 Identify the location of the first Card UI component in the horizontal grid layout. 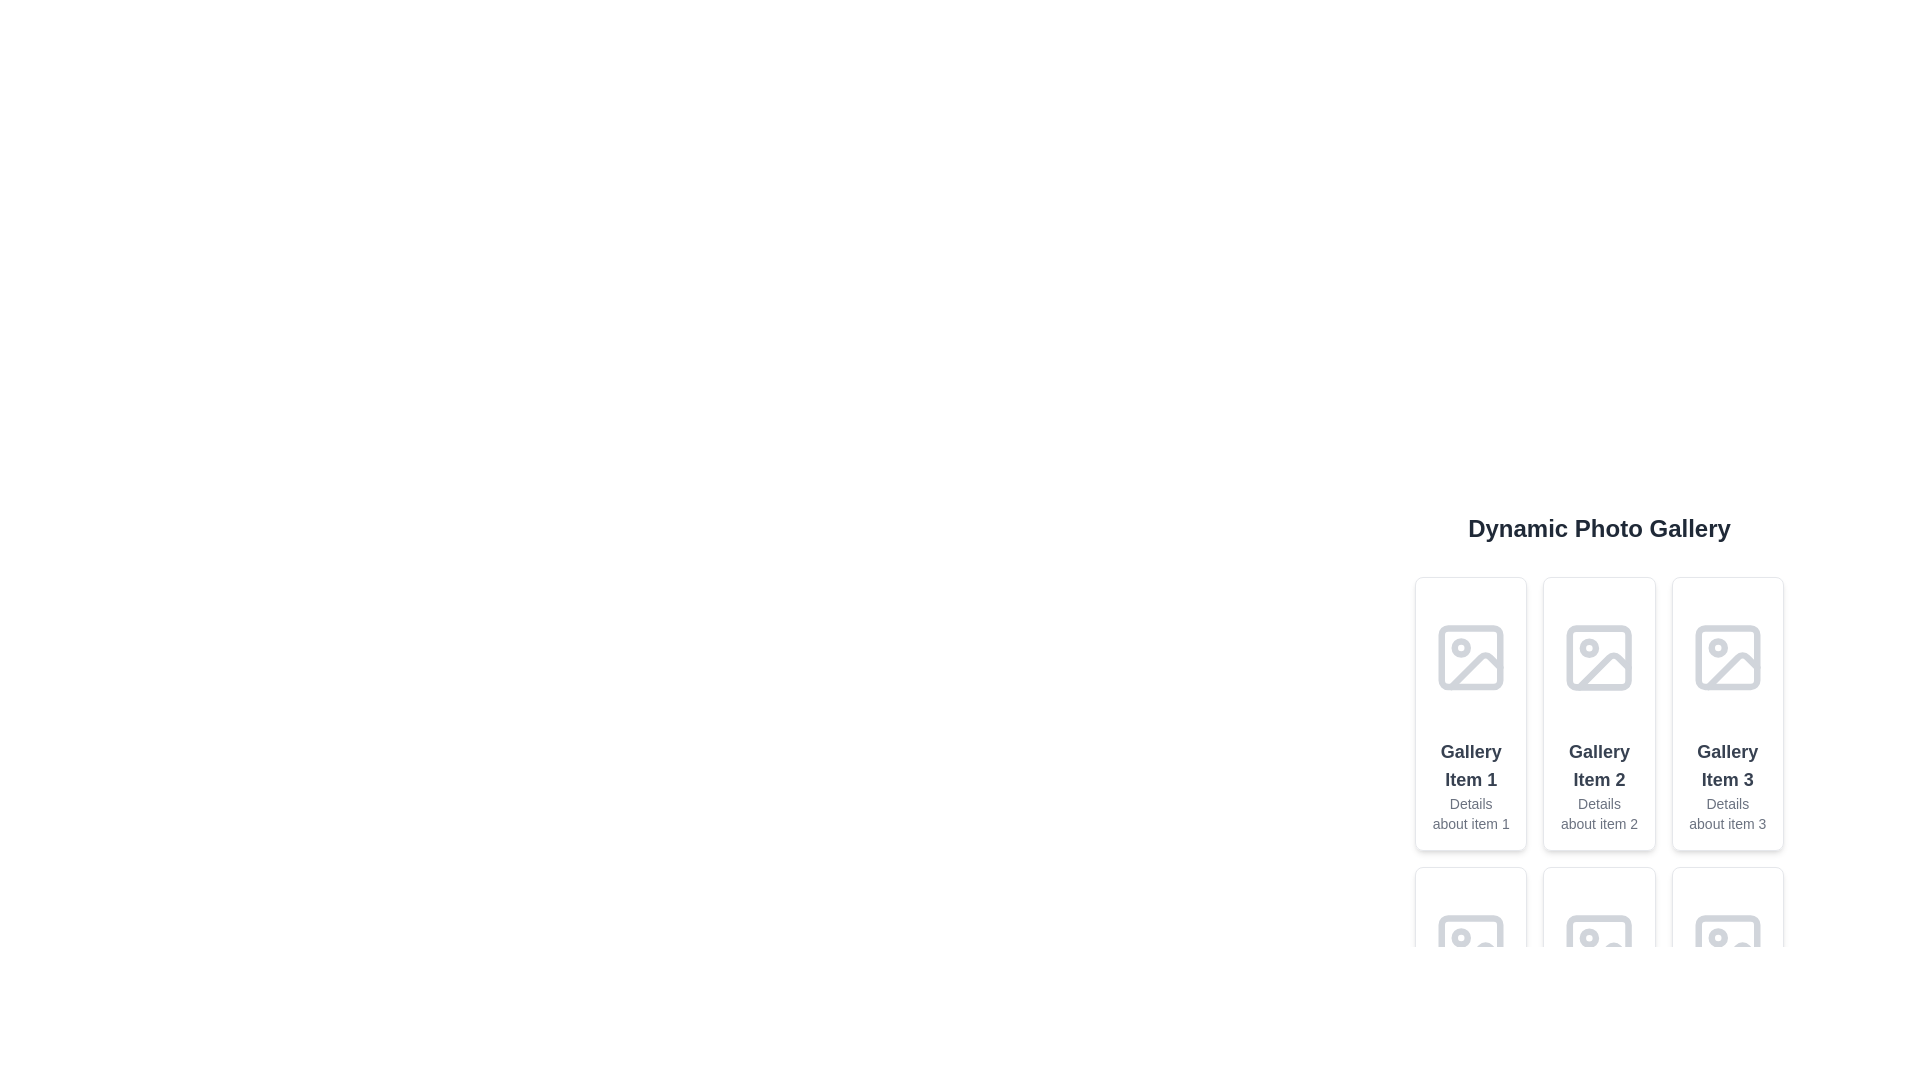
(1470, 712).